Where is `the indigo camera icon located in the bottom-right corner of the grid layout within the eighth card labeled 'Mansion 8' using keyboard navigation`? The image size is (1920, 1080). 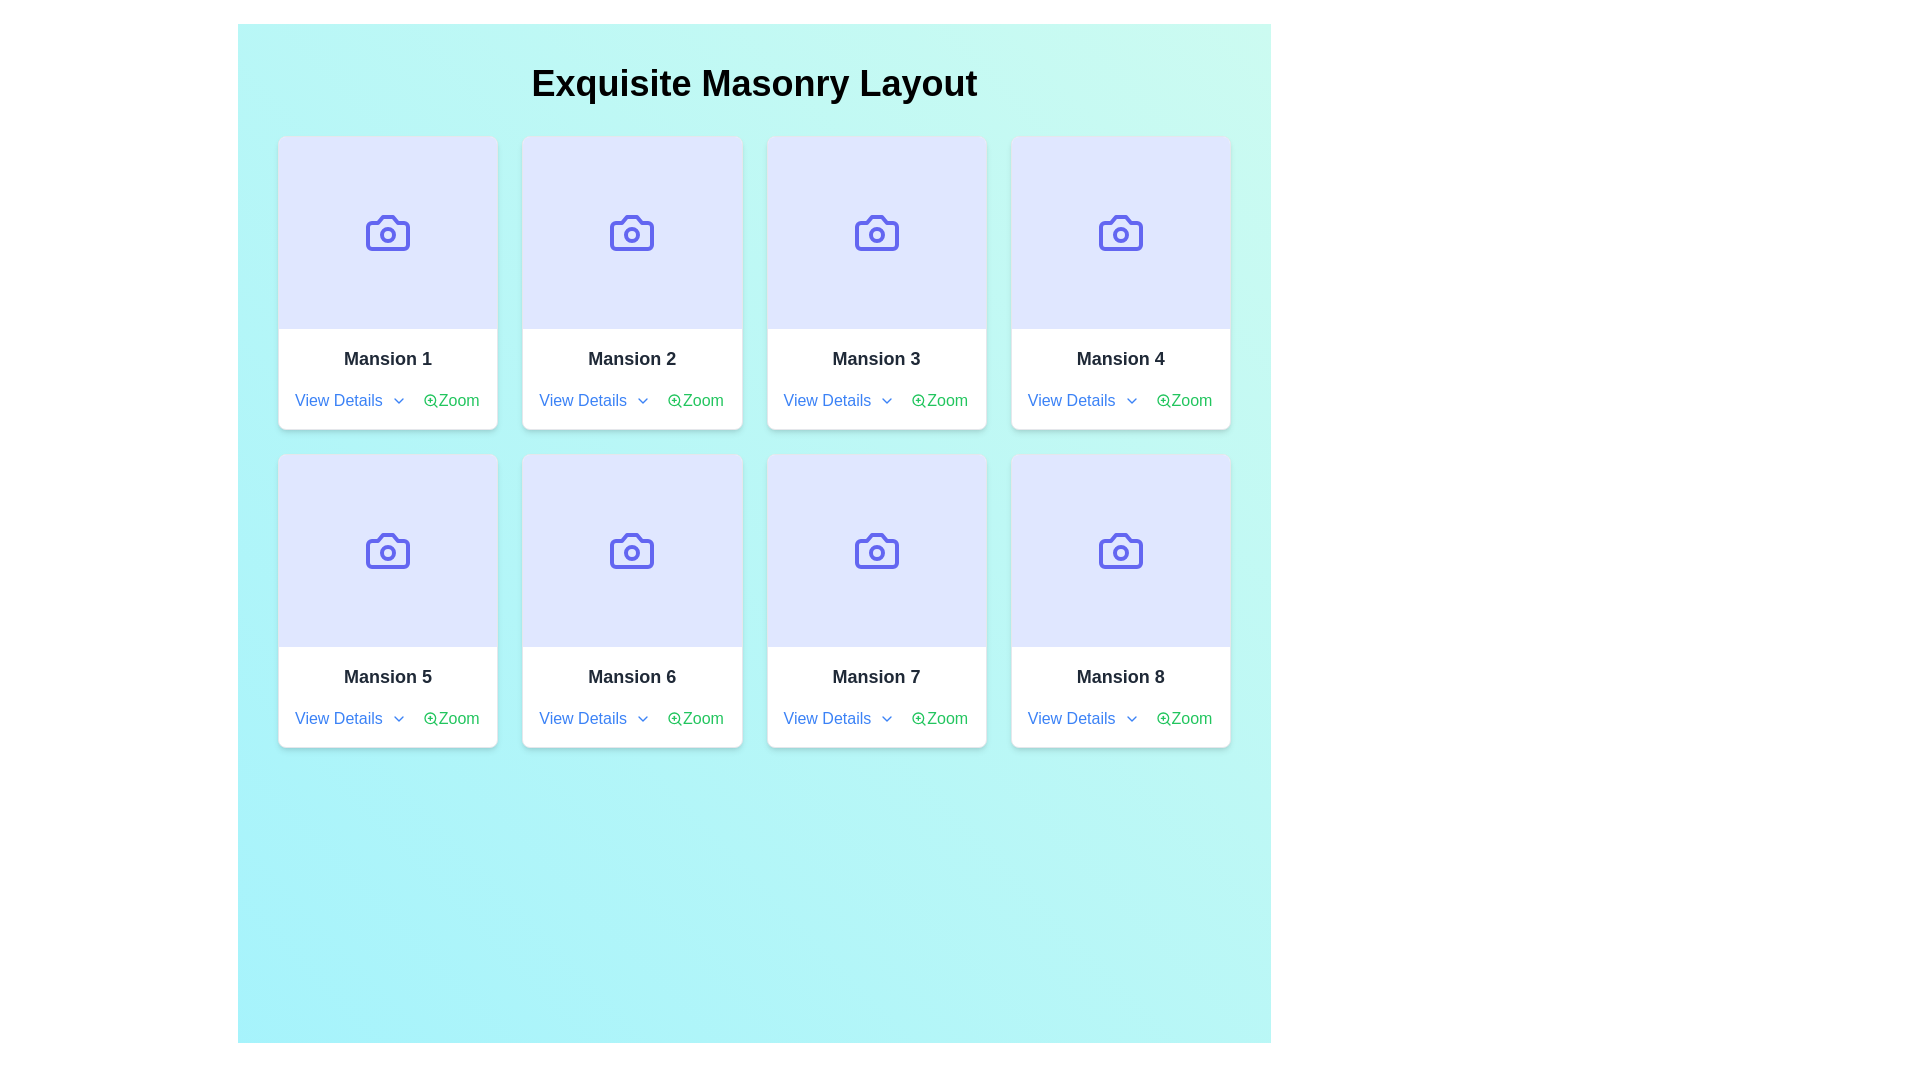 the indigo camera icon located in the bottom-right corner of the grid layout within the eighth card labeled 'Mansion 8' using keyboard navigation is located at coordinates (1120, 551).